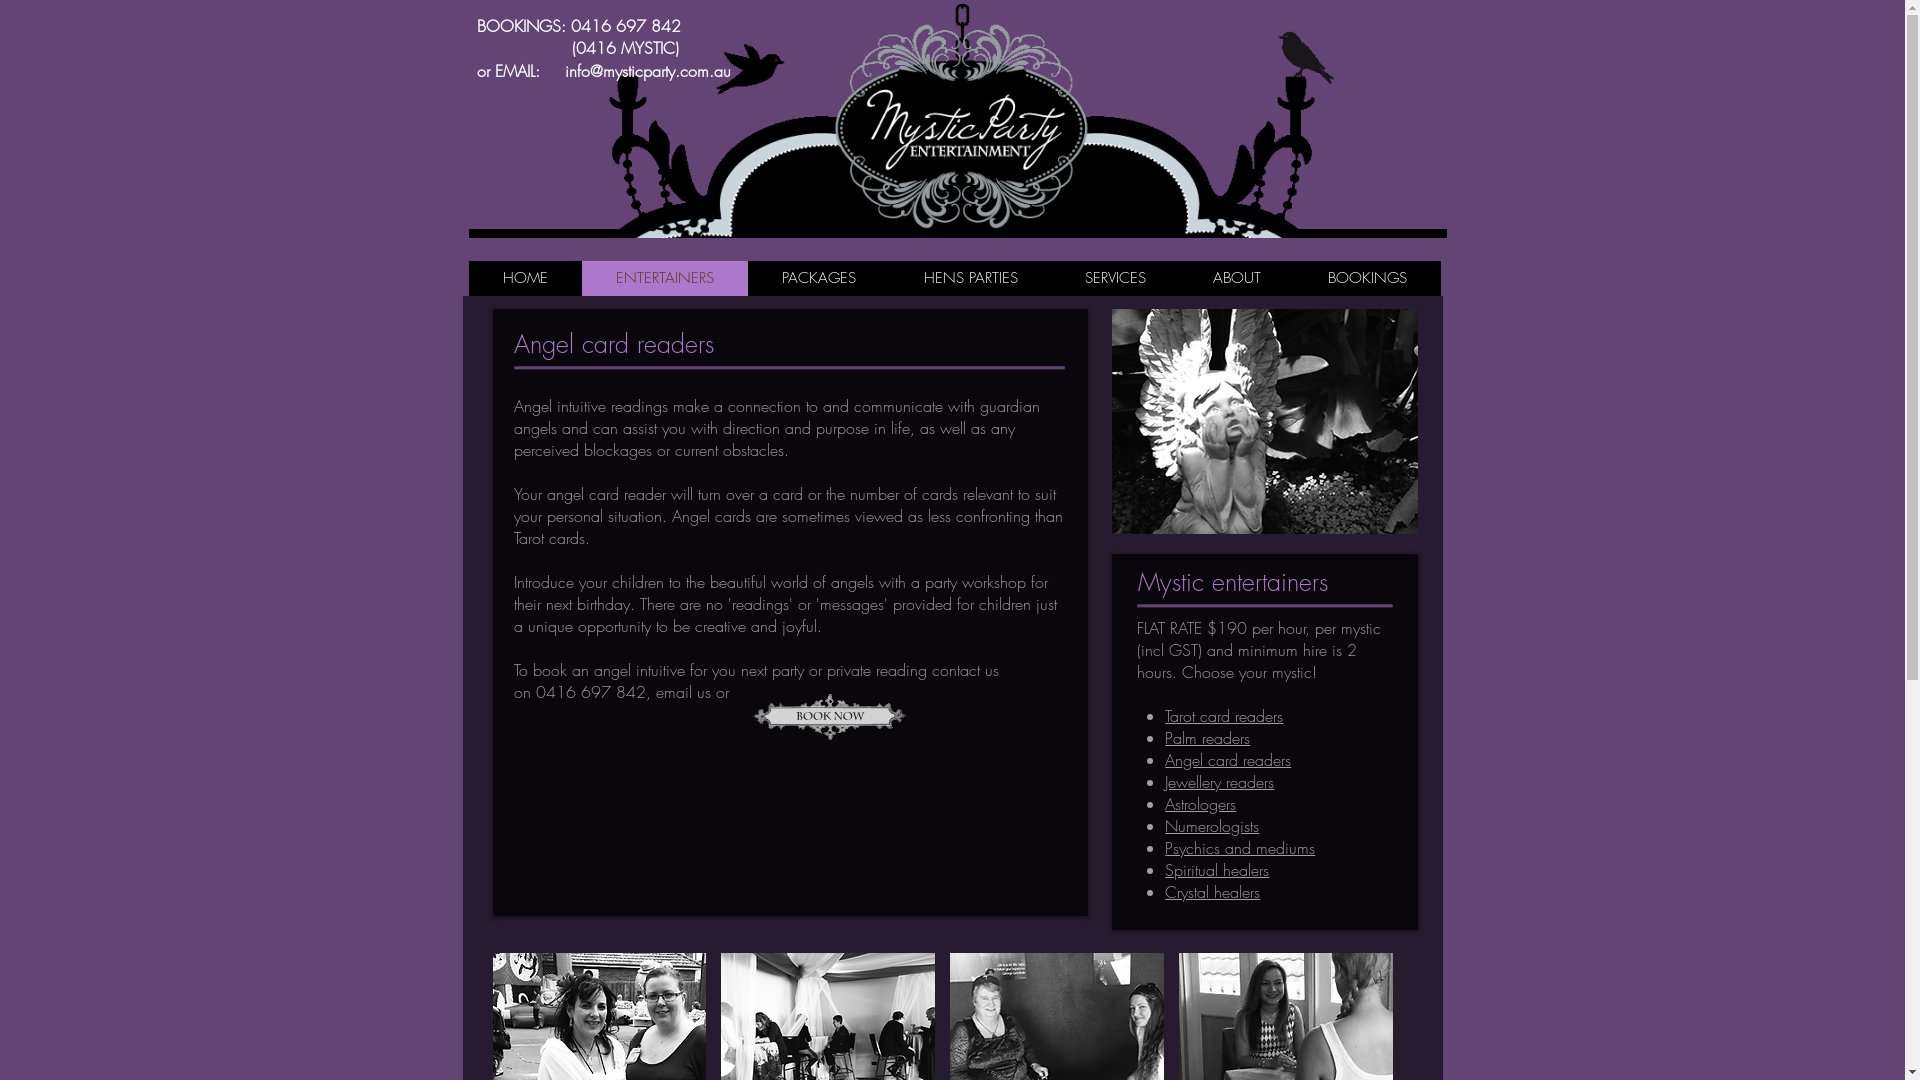 This screenshot has height=1080, width=1920. What do you see at coordinates (1211, 890) in the screenshot?
I see `'Crystal healers'` at bounding box center [1211, 890].